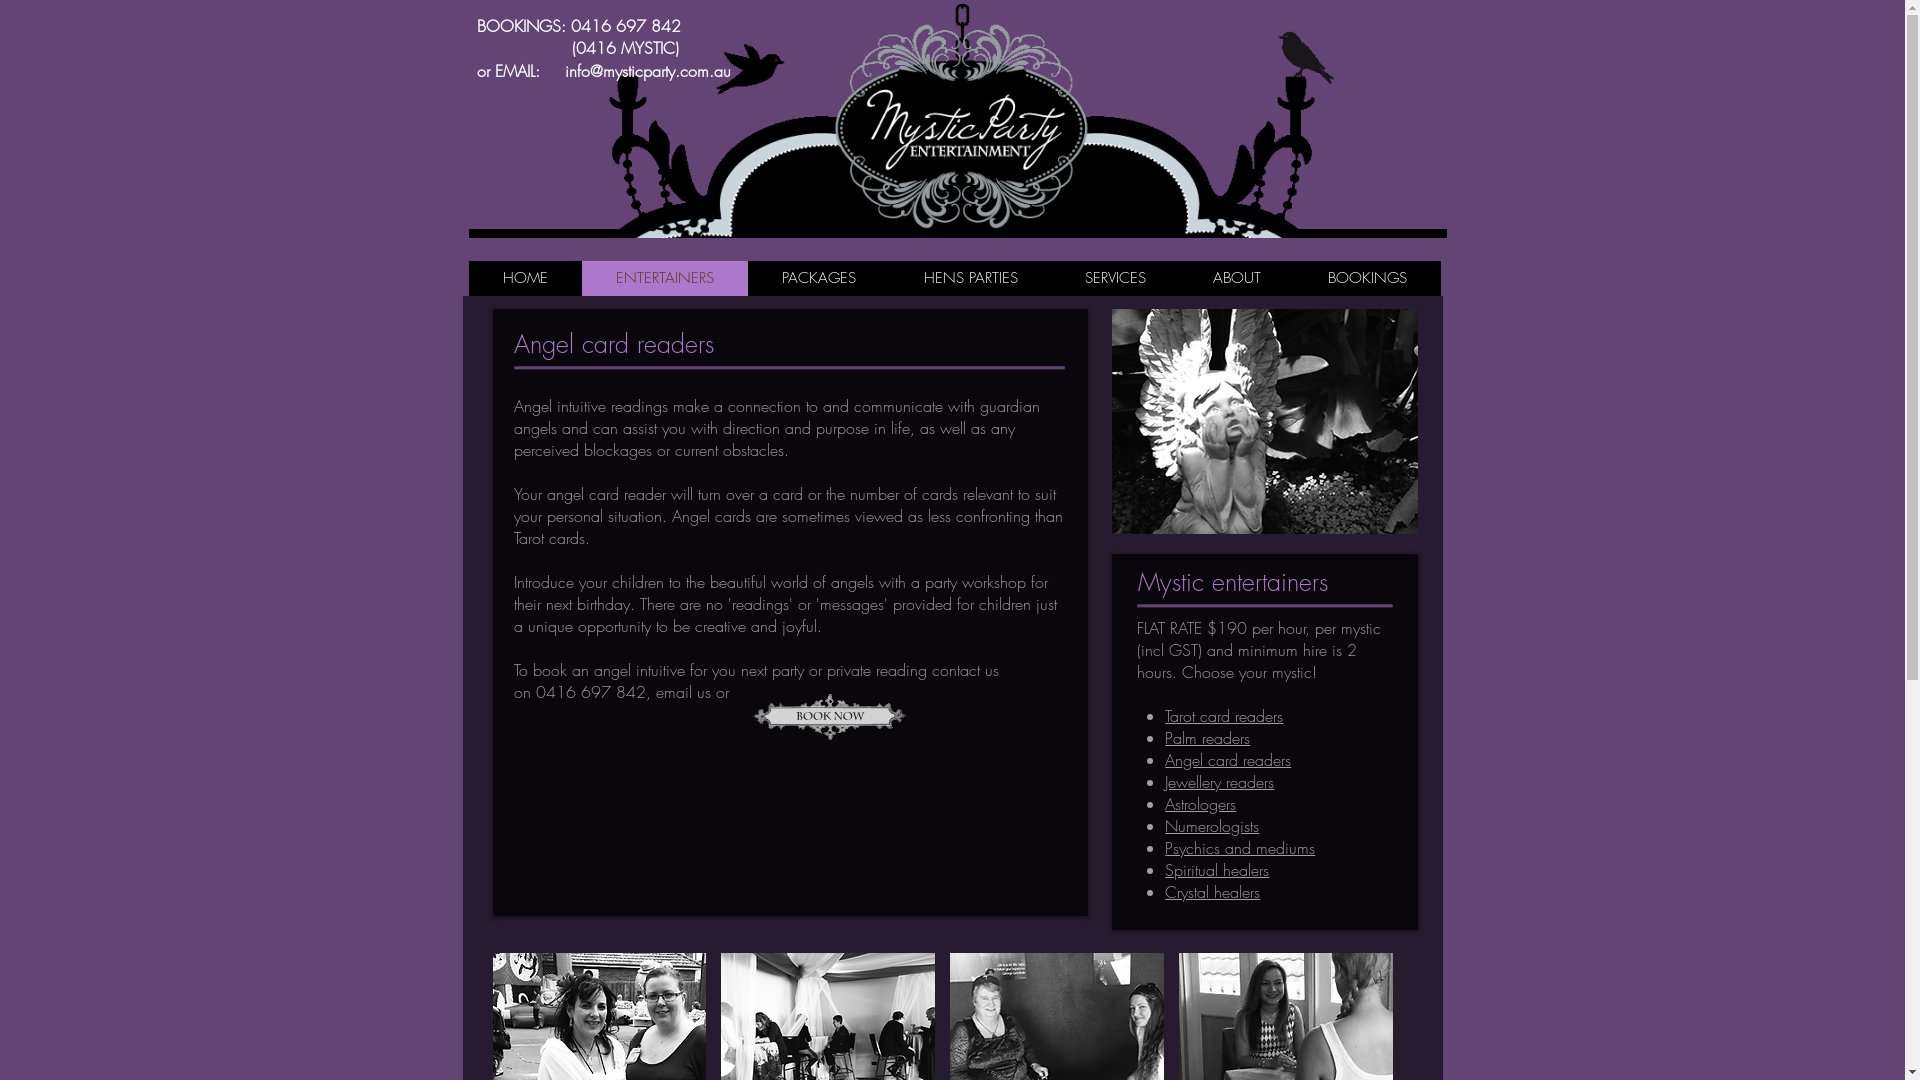 This screenshot has height=1080, width=1920. What do you see at coordinates (1211, 890) in the screenshot?
I see `'Crystal healers'` at bounding box center [1211, 890].